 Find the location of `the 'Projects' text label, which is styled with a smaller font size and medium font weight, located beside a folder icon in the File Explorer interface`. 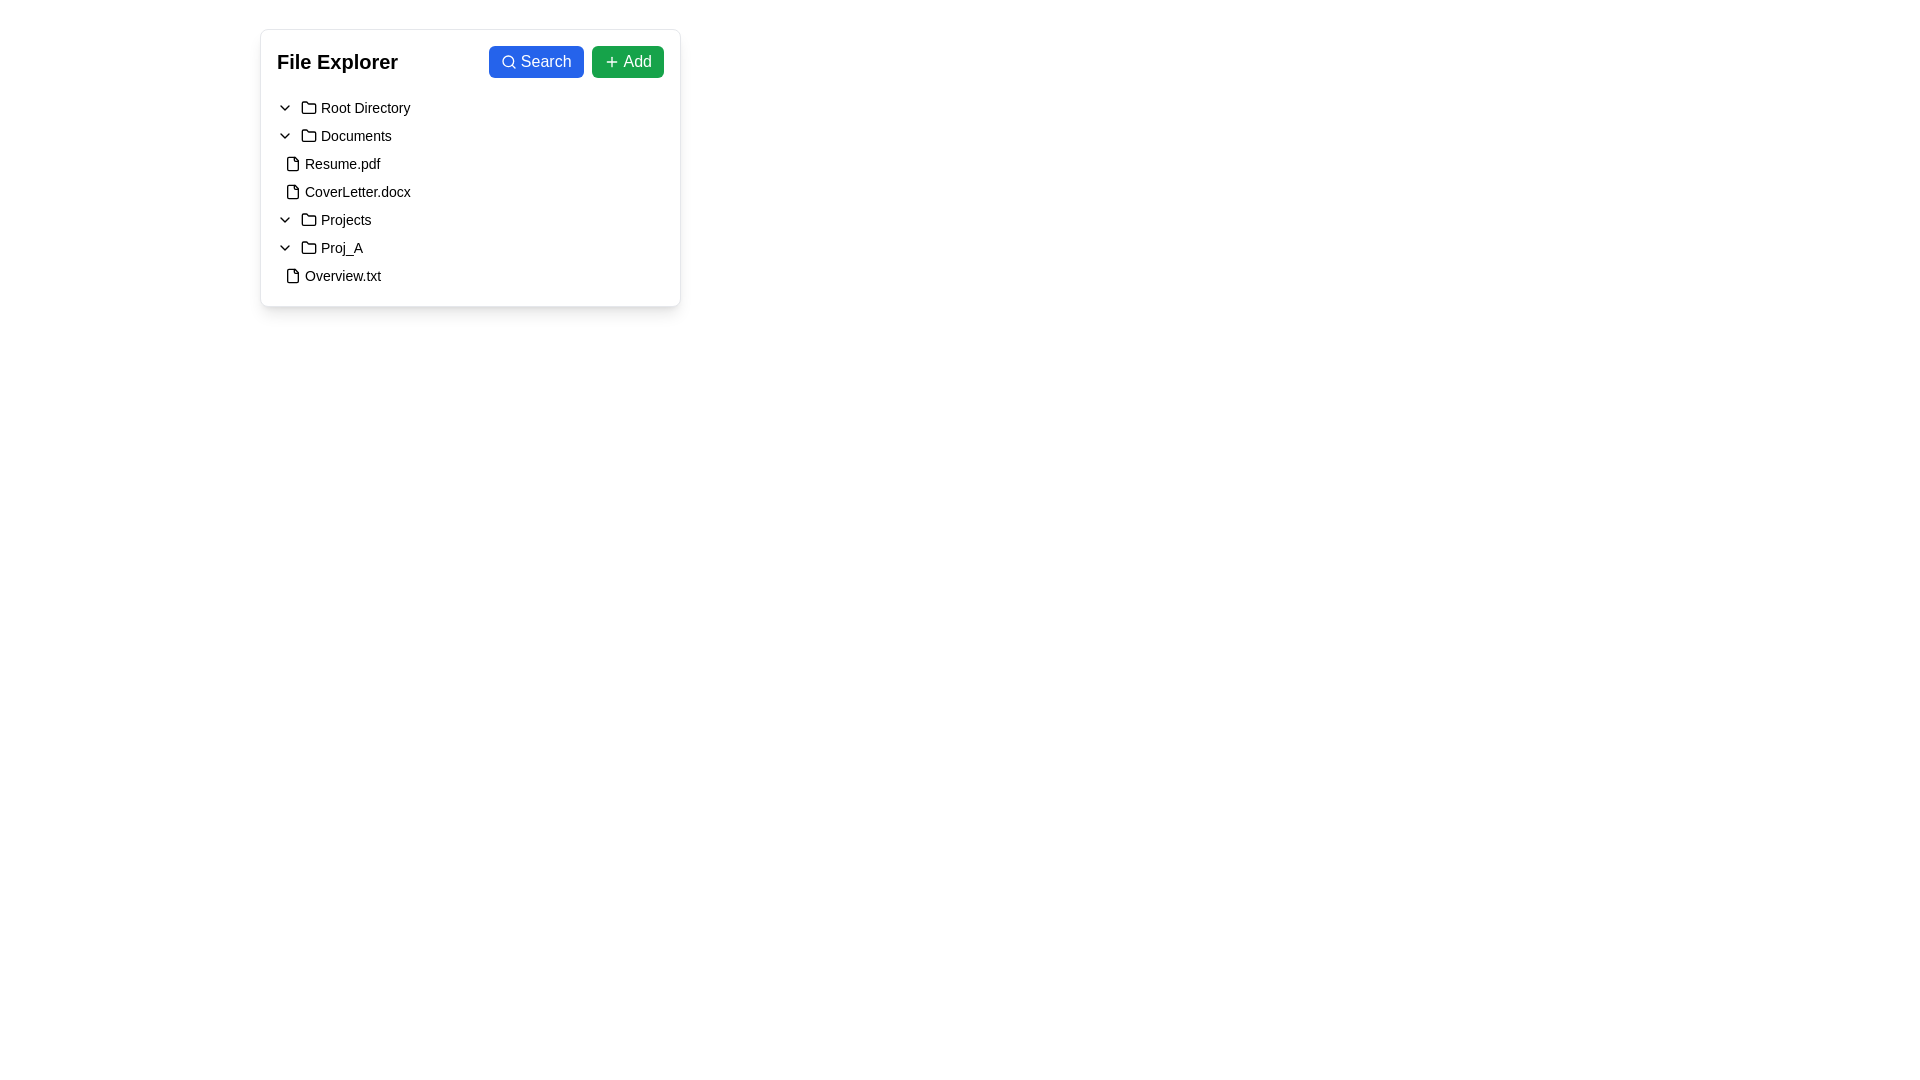

the 'Projects' text label, which is styled with a smaller font size and medium font weight, located beside a folder icon in the File Explorer interface is located at coordinates (346, 219).